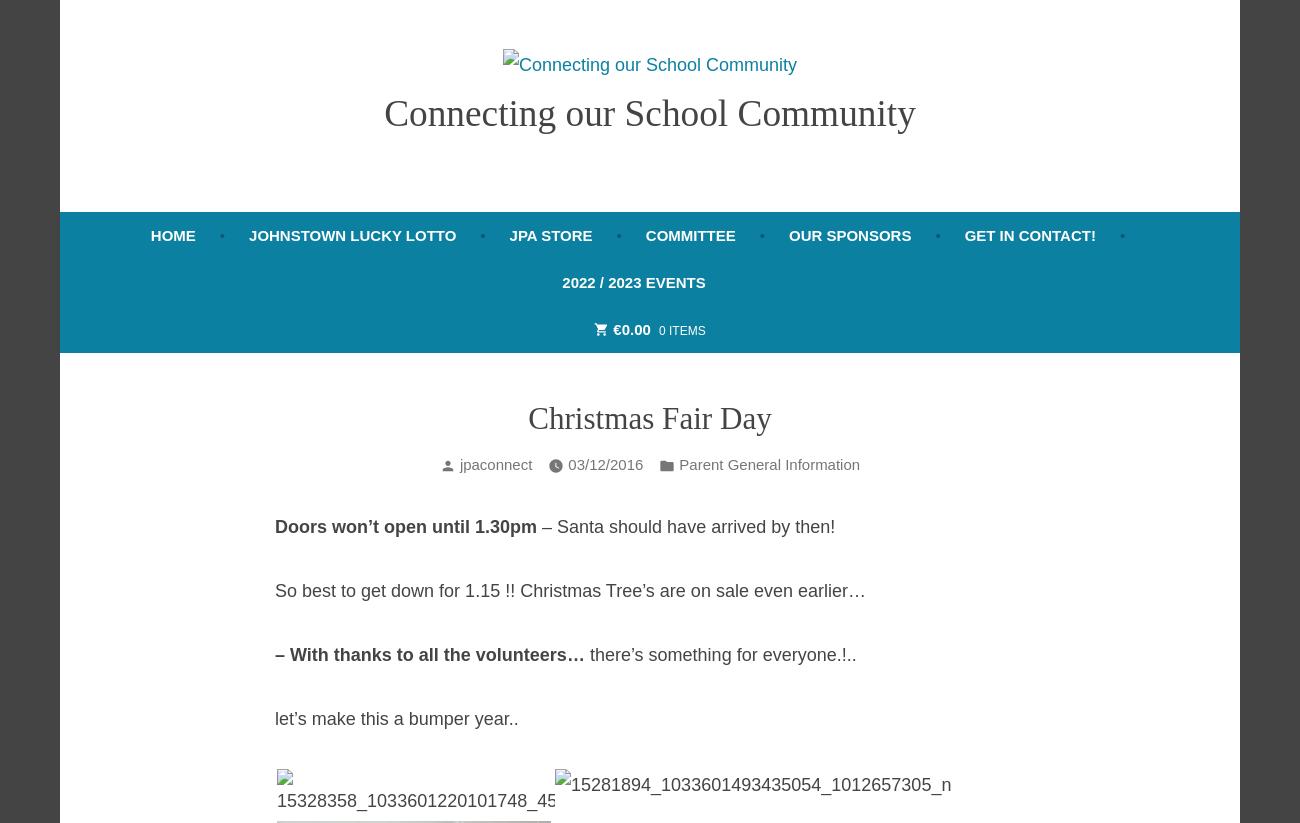 This screenshot has height=823, width=1300. I want to click on 'JPA Store', so click(549, 233).